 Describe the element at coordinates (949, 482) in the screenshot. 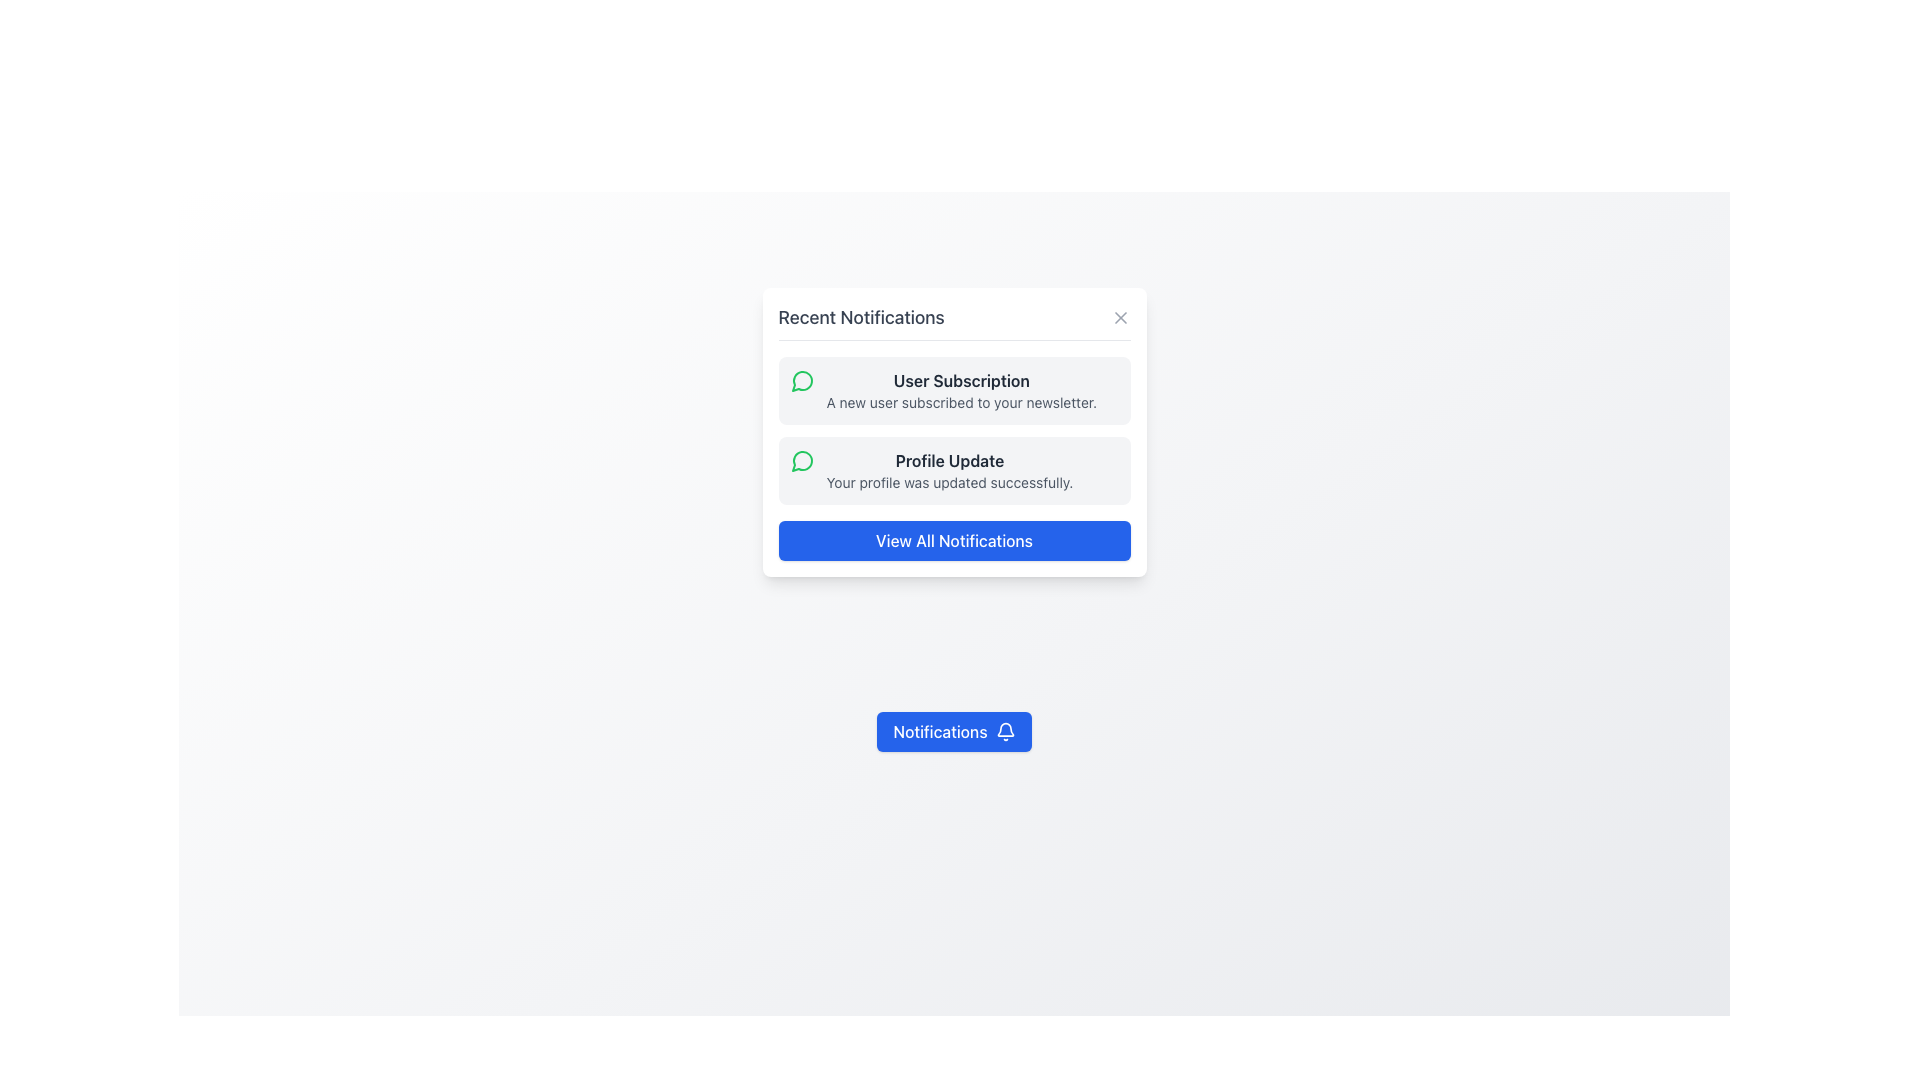

I see `the text element displaying 'Your profile was updated successfully.' which is styled with the class 'text-gray-600 text-sm' and is located below the 'Profile Update' heading in the notification card` at that location.